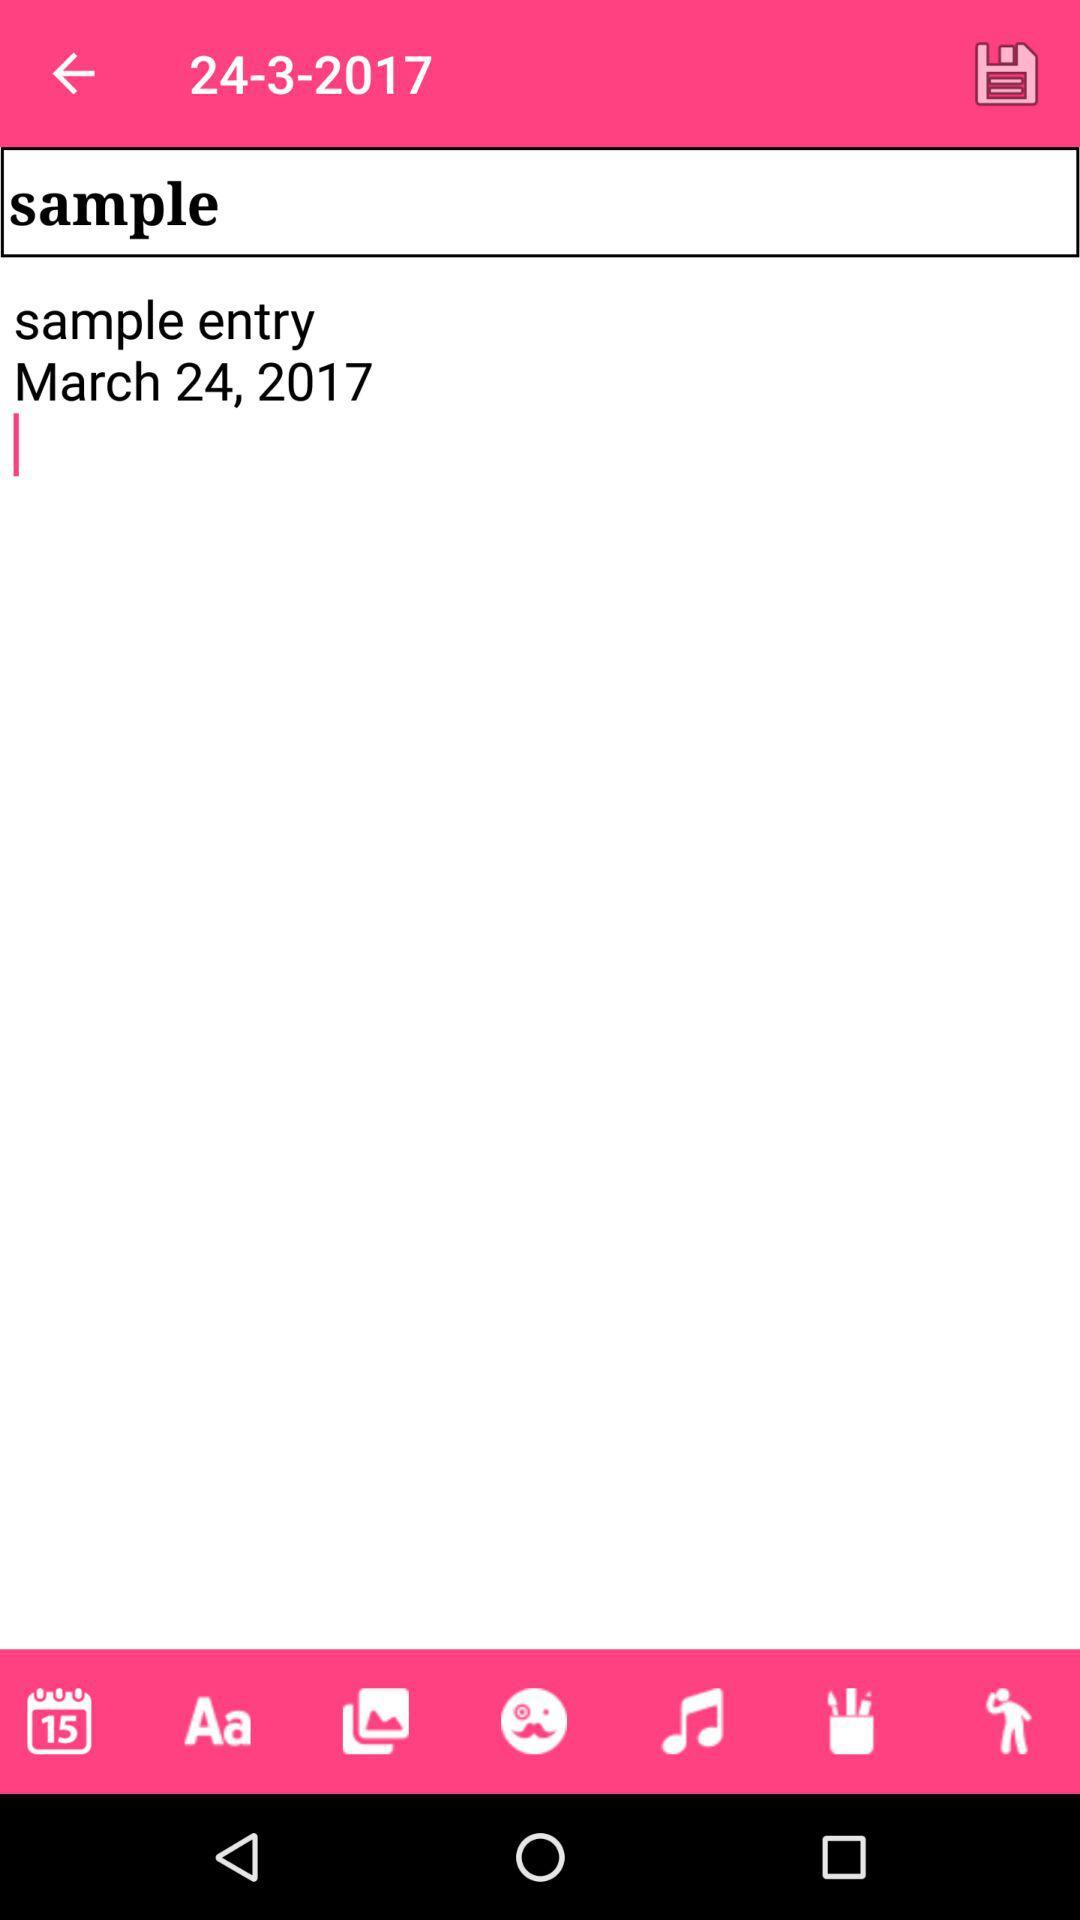  Describe the element at coordinates (375, 1720) in the screenshot. I see `photos` at that location.